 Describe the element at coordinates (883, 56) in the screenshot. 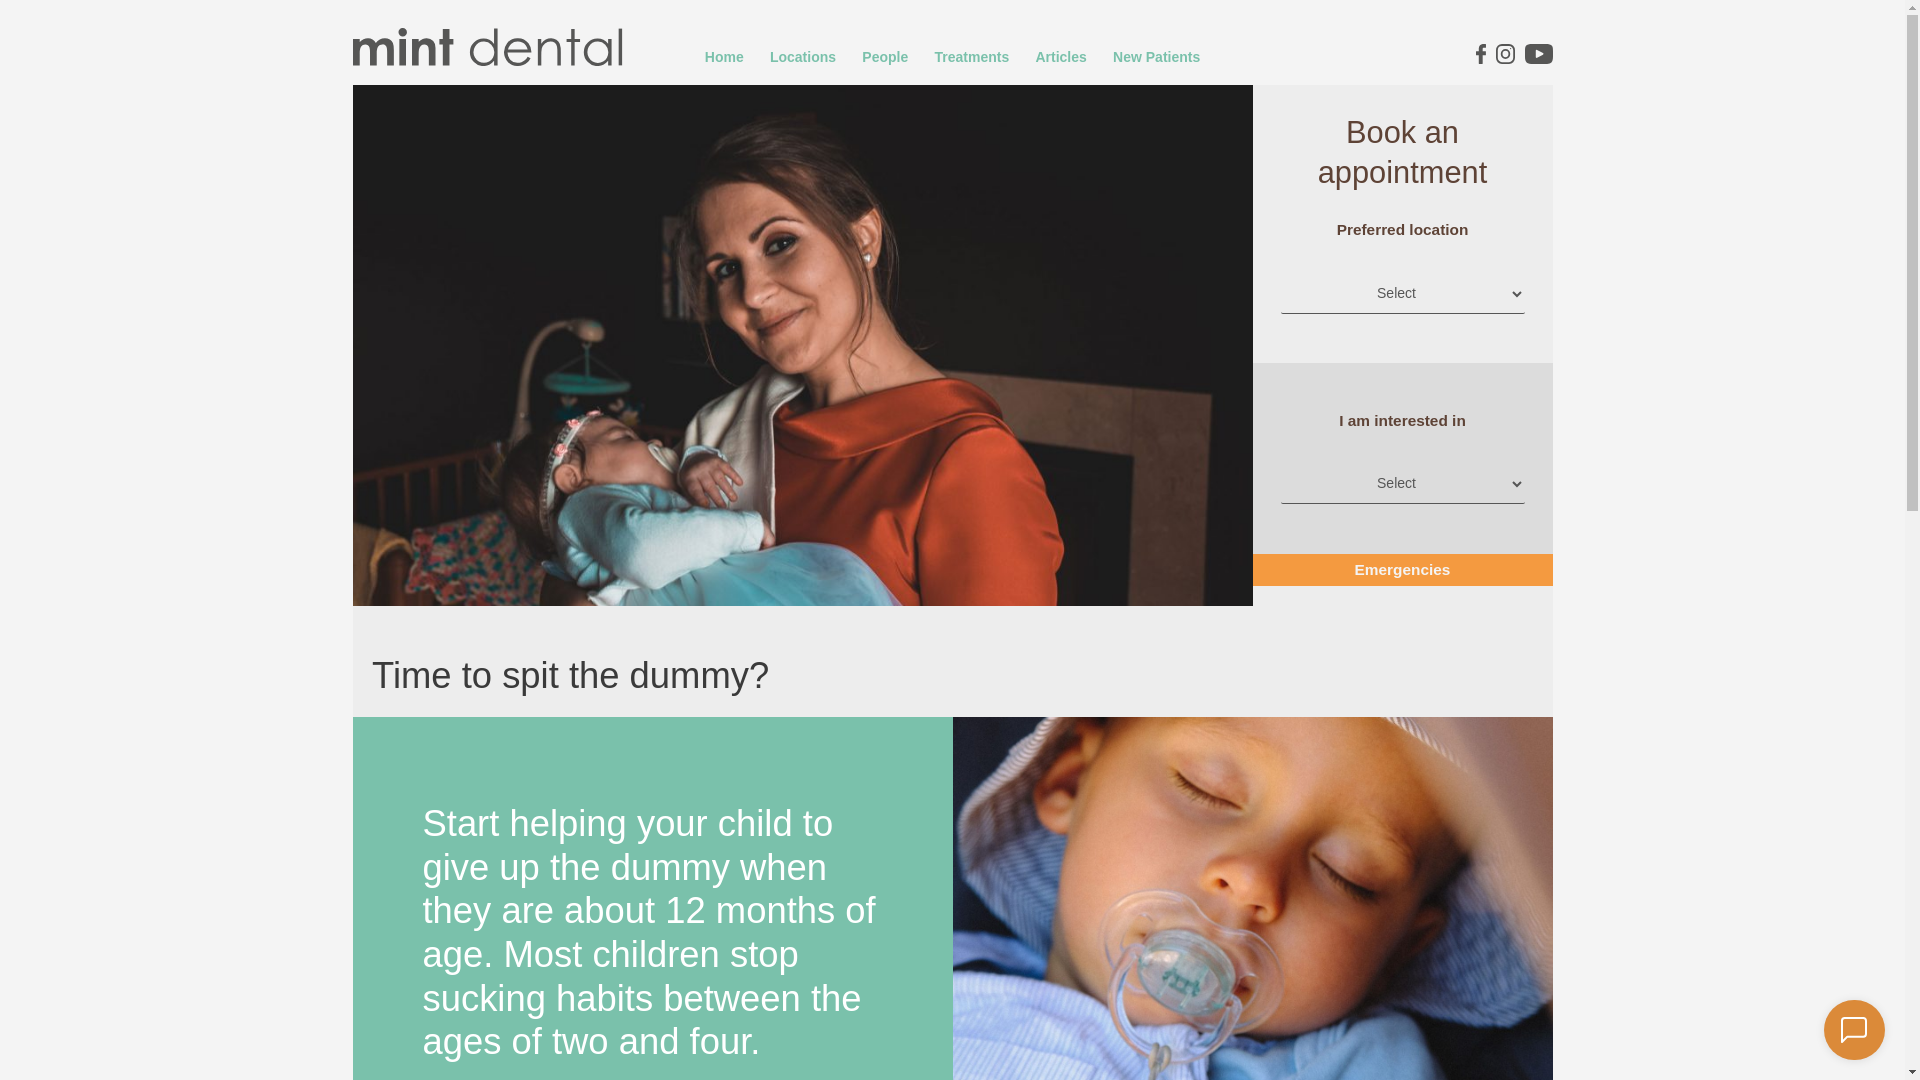

I see `'People'` at that location.